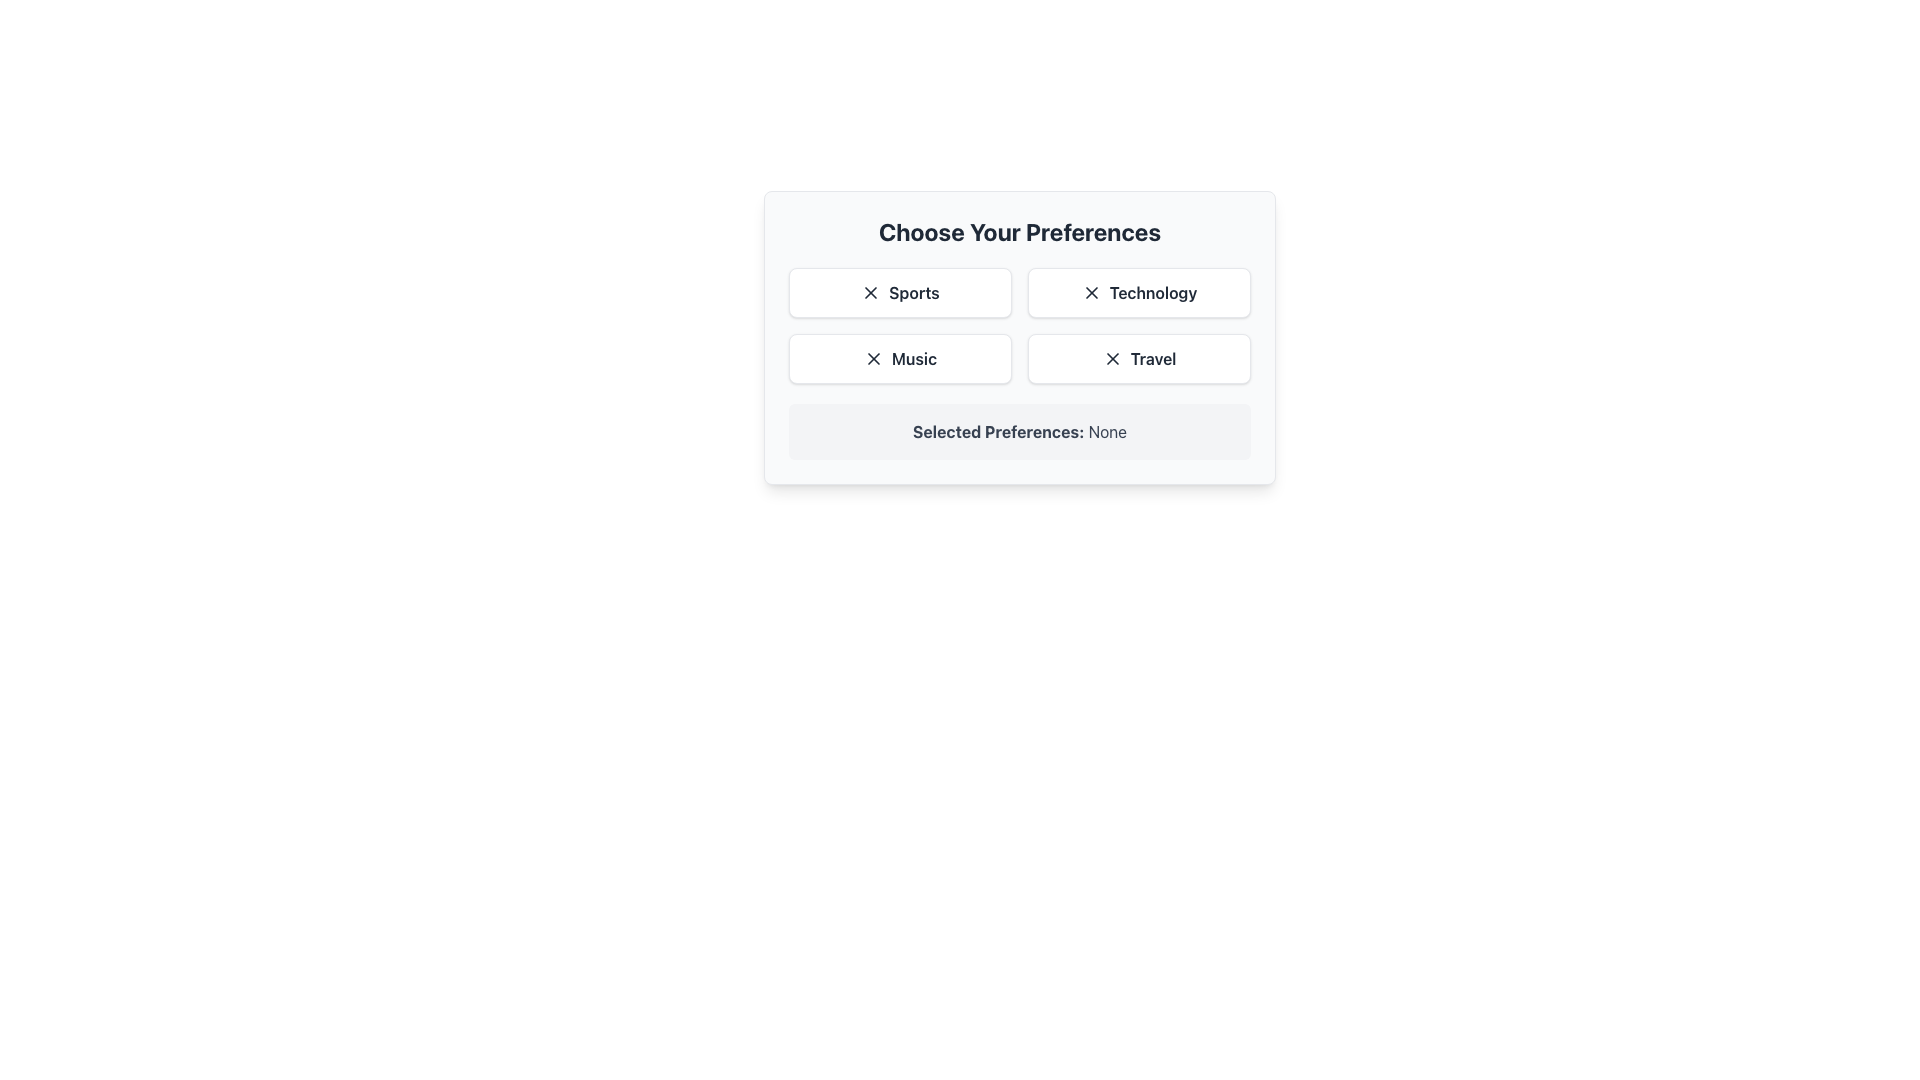 This screenshot has height=1080, width=1920. What do you see at coordinates (1139, 357) in the screenshot?
I see `the 'Travel' button located in the bottom-right cell of the grid layout, which has a white background and features the word 'Travel' in bold, dark text next to a small 'X' icon` at bounding box center [1139, 357].